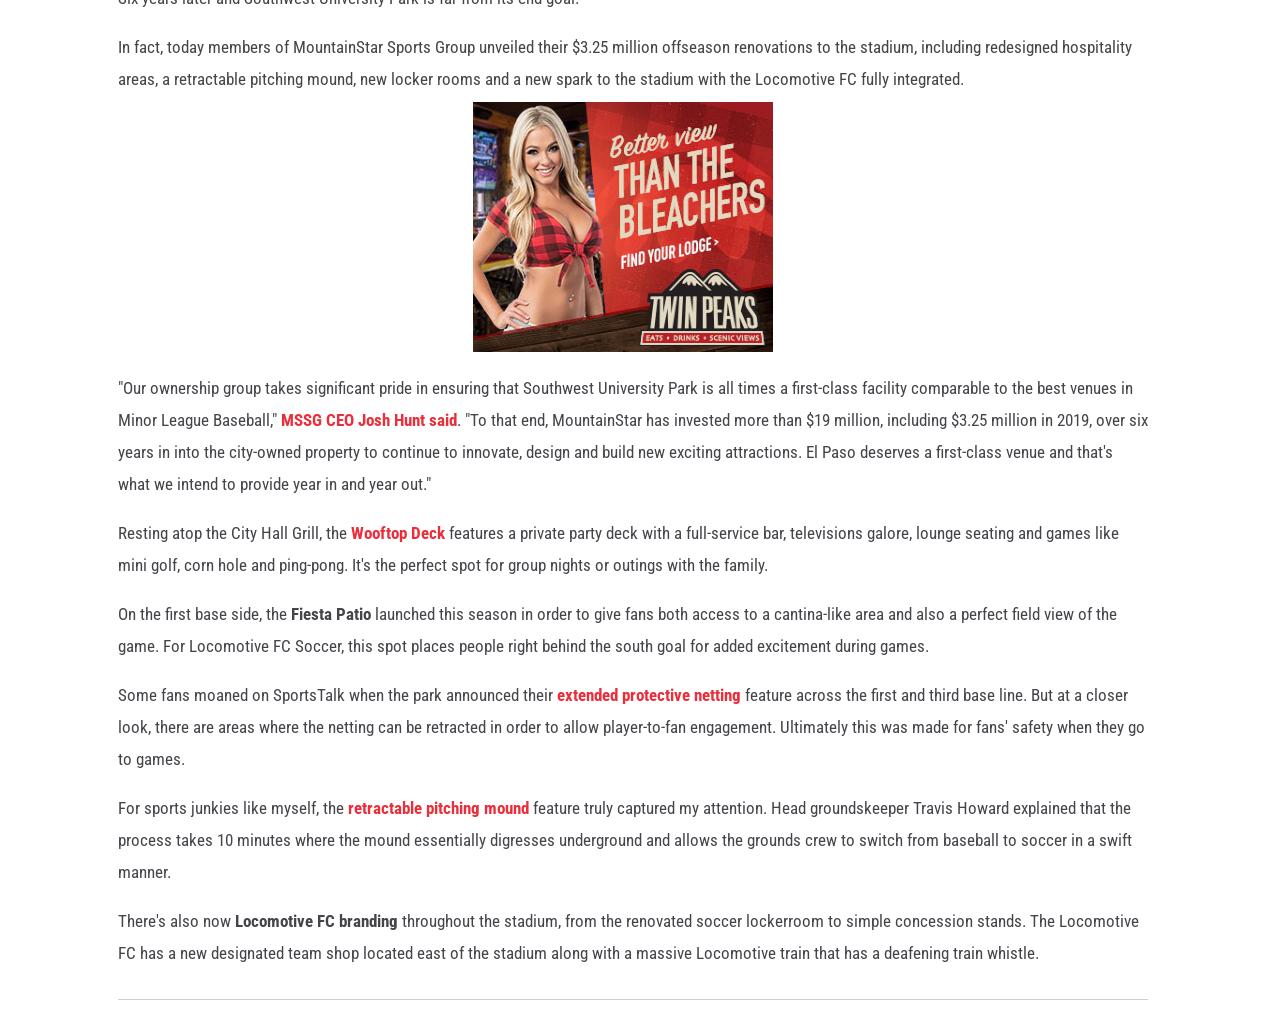  Describe the element at coordinates (617, 558) in the screenshot. I see `'features a private party deck with a full-service bar, televisions galore, lounge seating and games like mini golf, corn hole and ping-pong. It's the perfect spot for group nights or outings with the family.'` at that location.